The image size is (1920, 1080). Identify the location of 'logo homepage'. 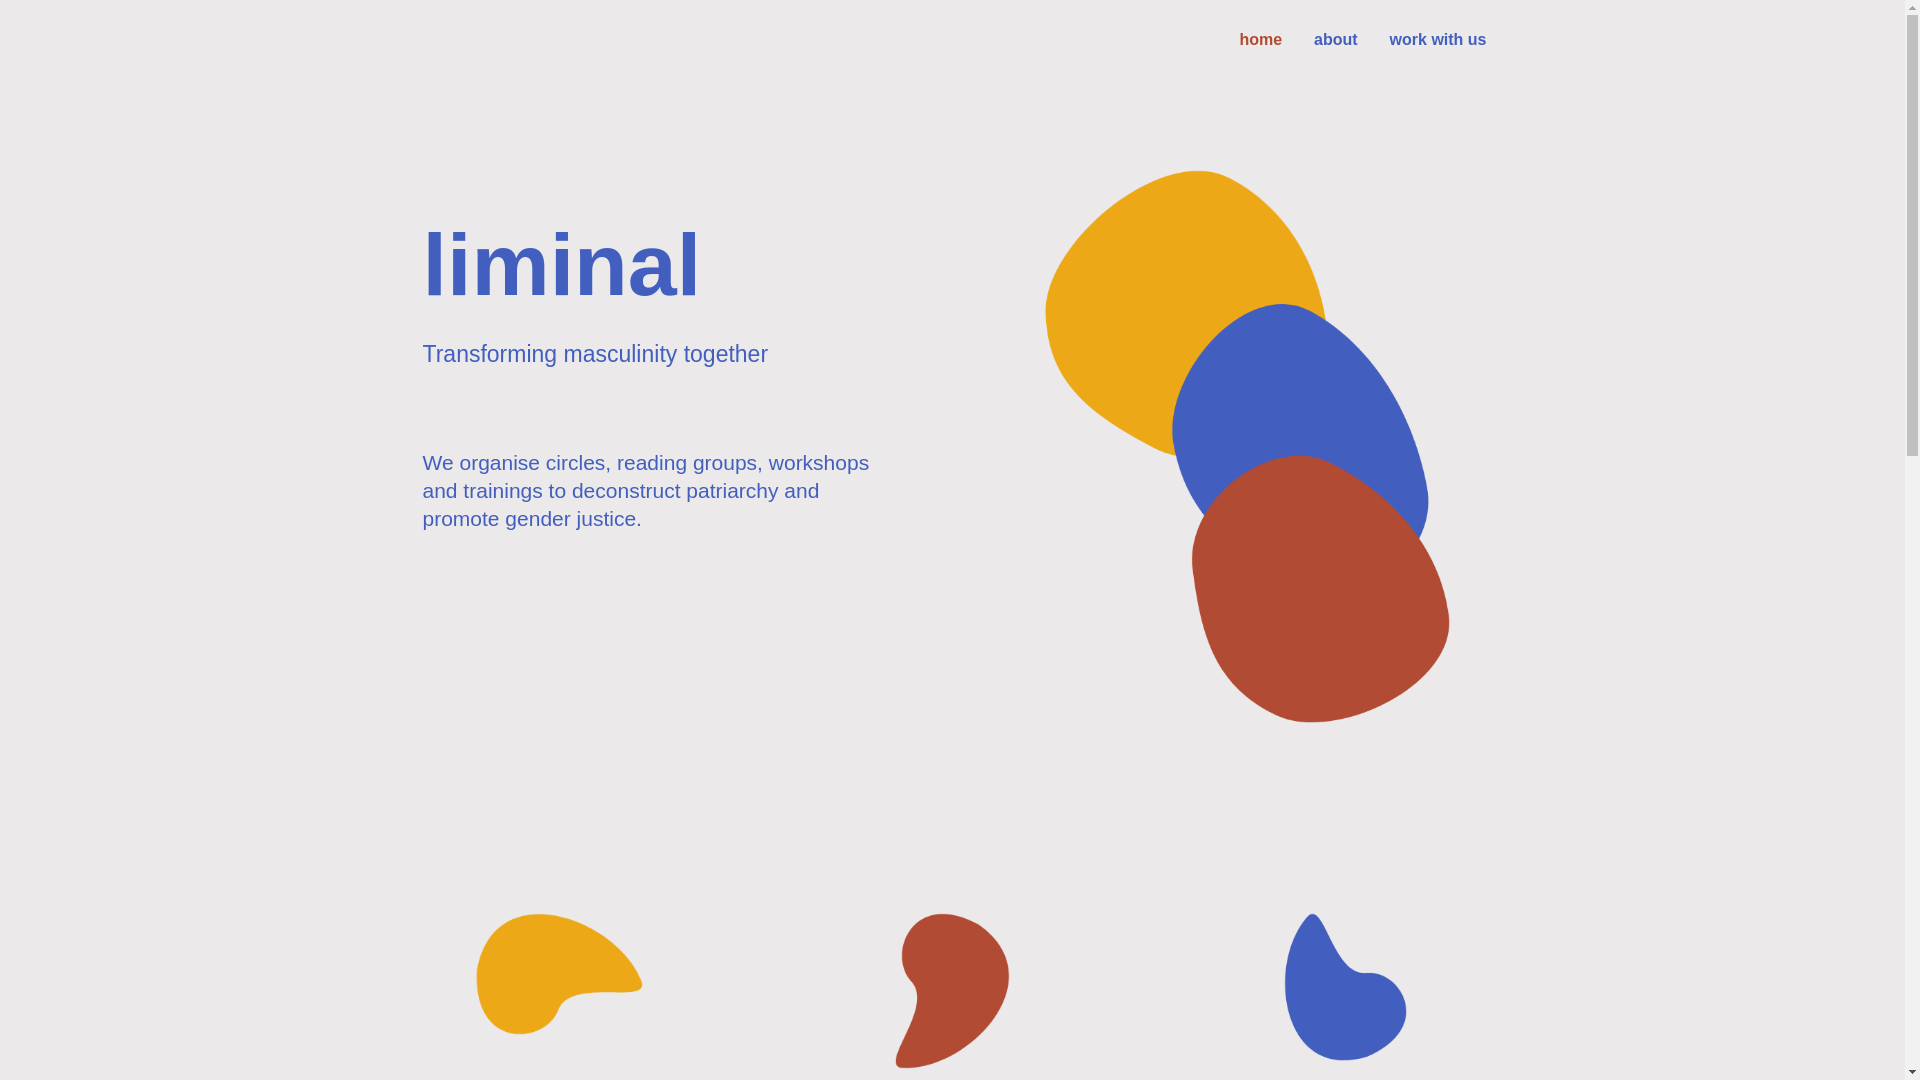
(1246, 445).